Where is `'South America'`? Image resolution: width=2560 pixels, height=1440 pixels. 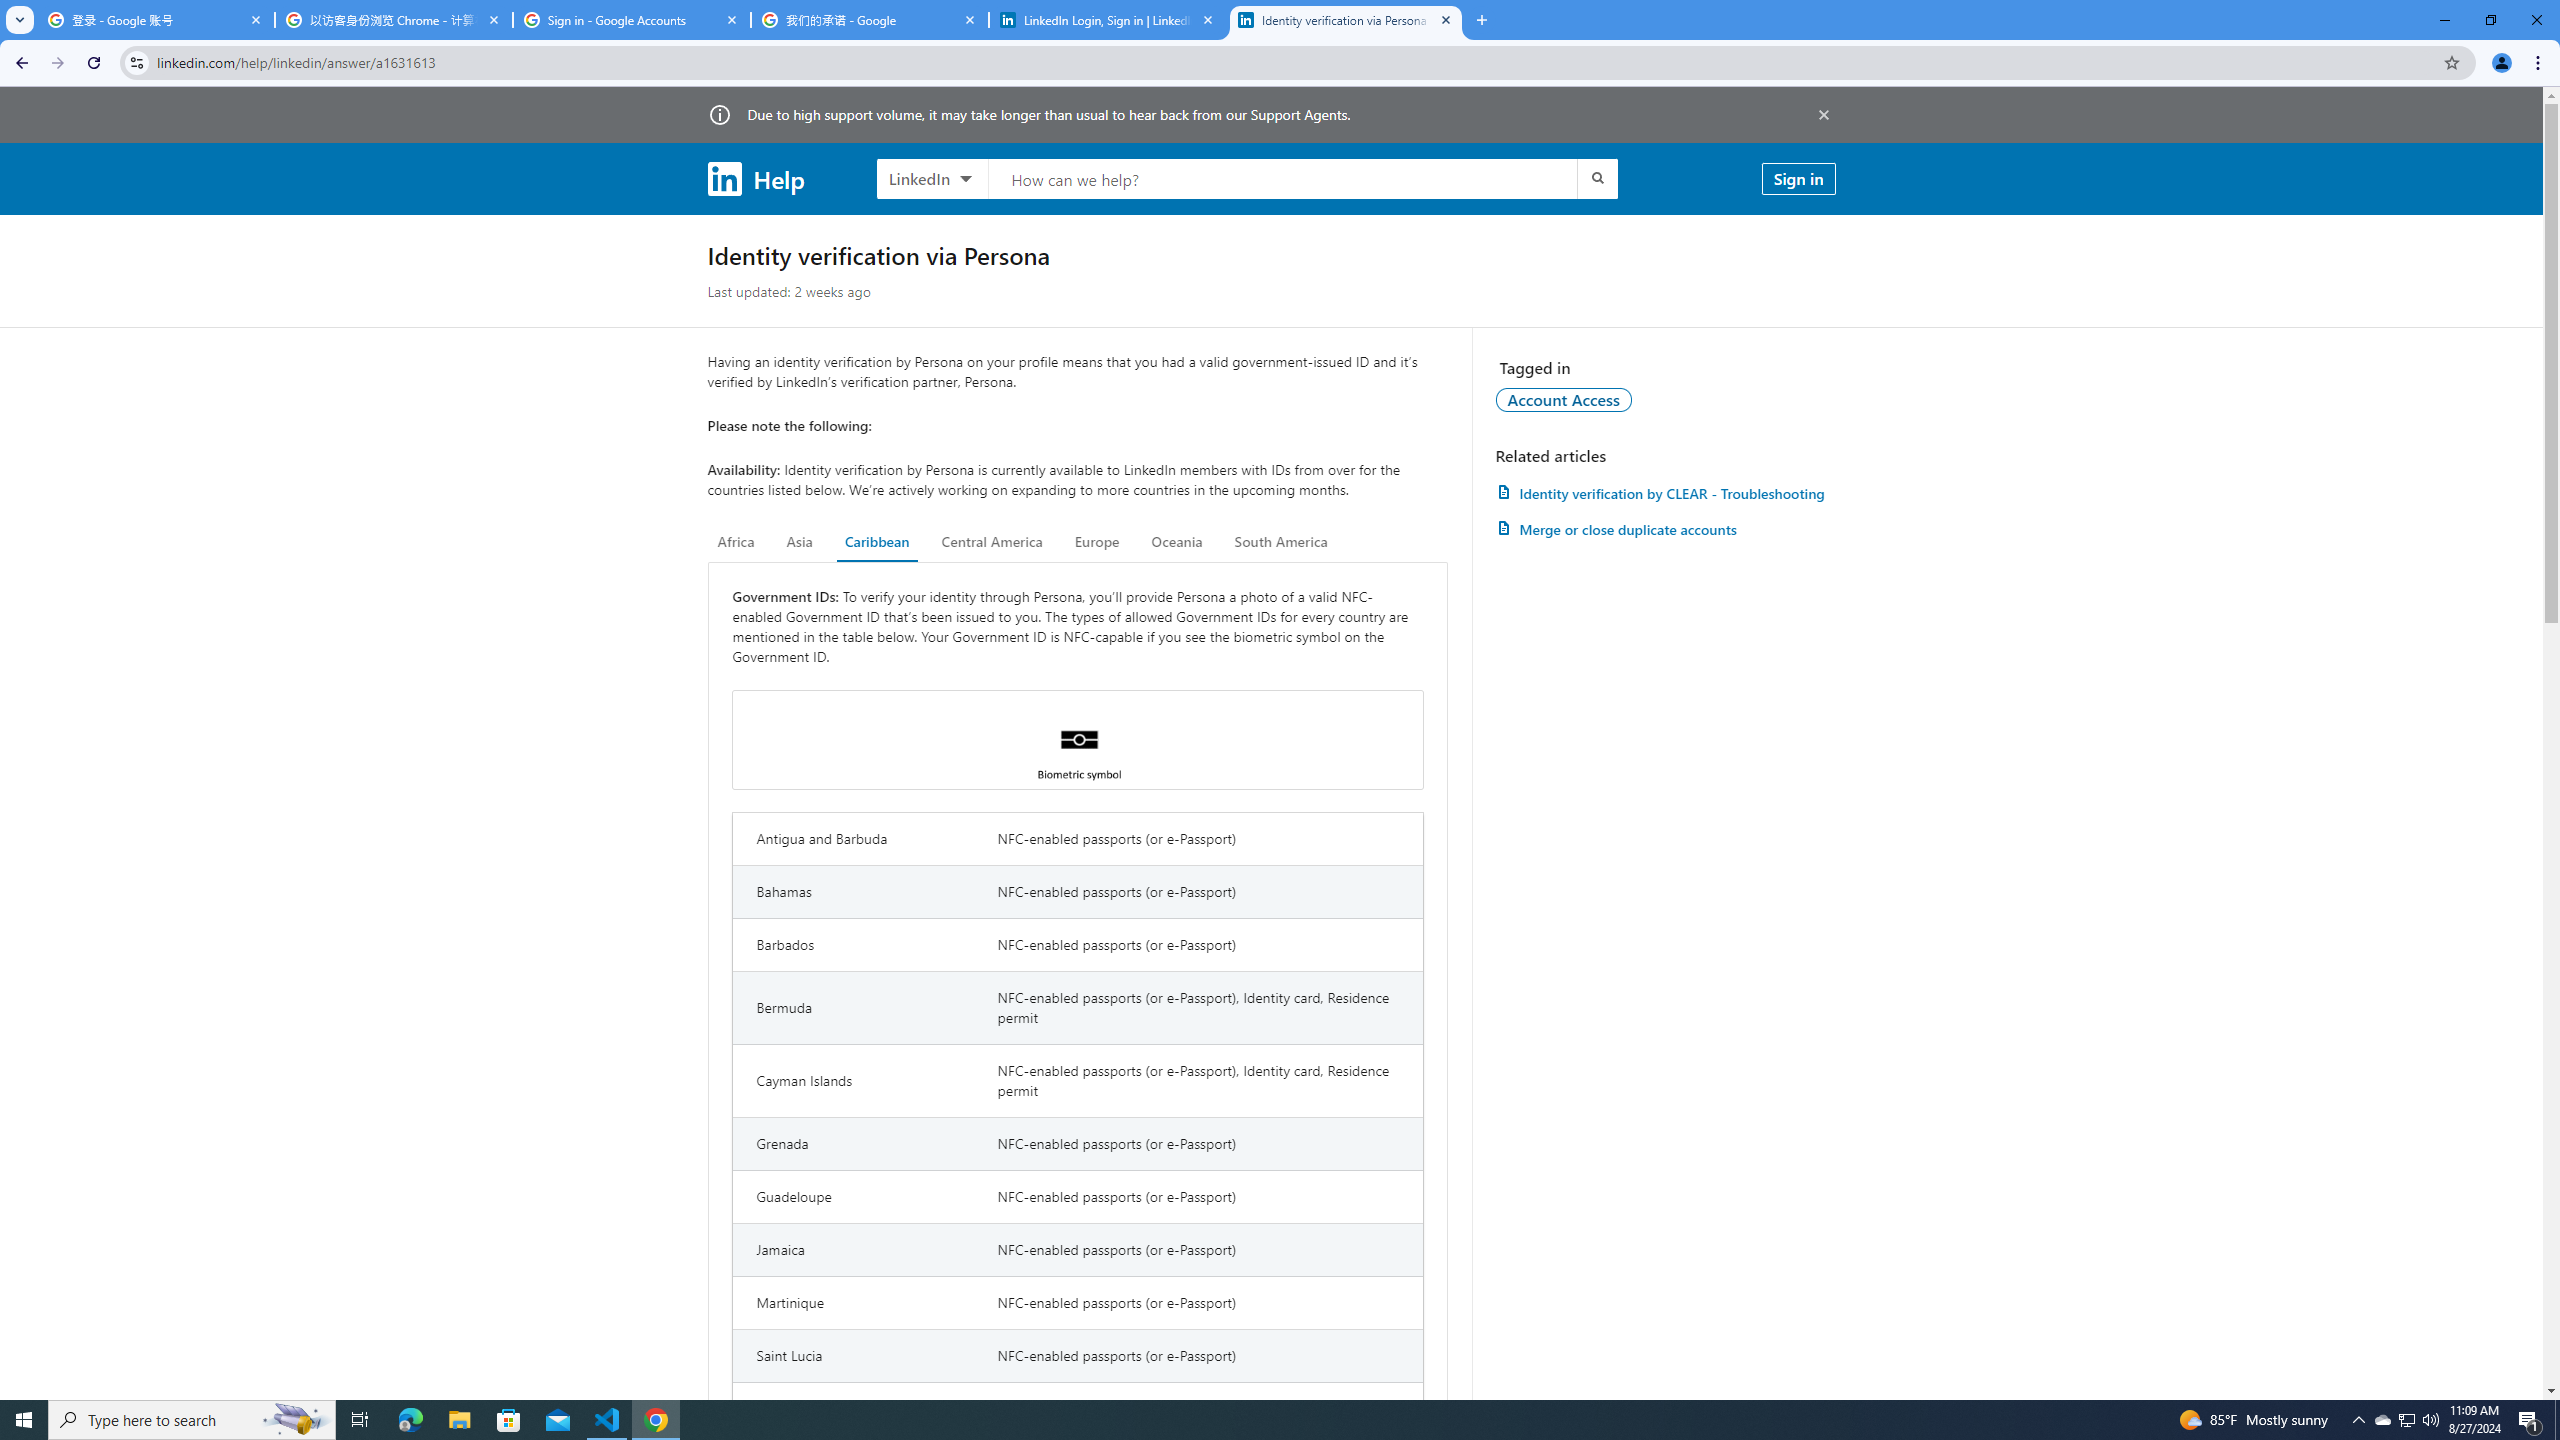
'South America' is located at coordinates (1280, 541).